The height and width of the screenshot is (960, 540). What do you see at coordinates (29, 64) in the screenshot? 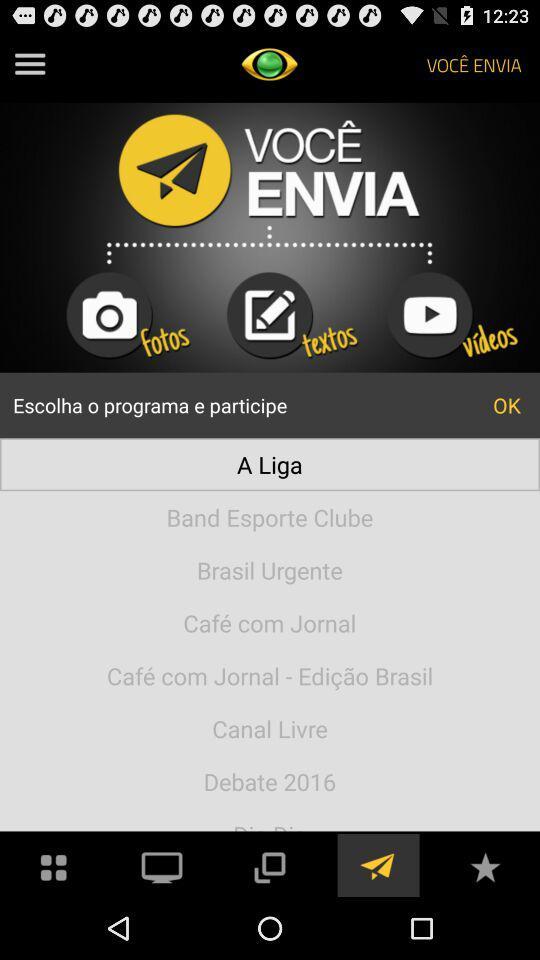
I see `menu option` at bounding box center [29, 64].